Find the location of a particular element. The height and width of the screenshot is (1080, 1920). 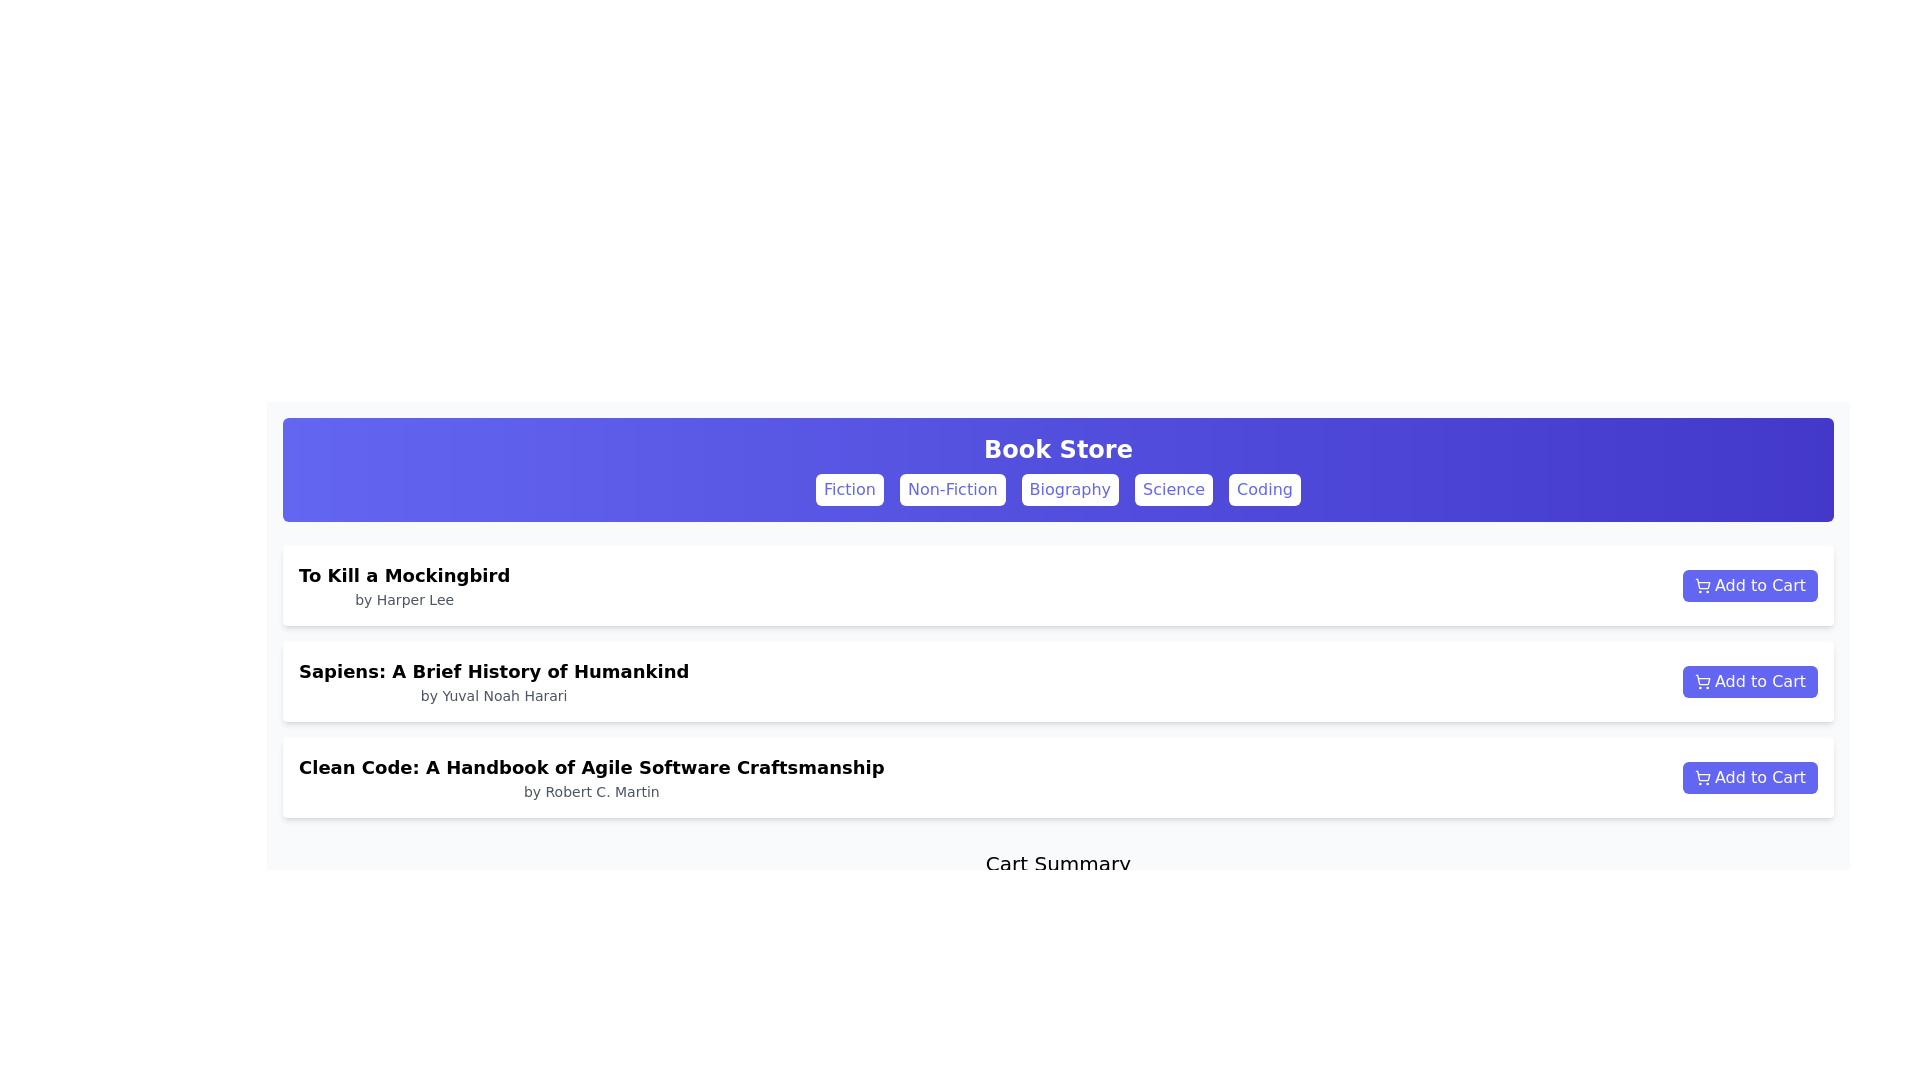

the text block displaying the title 'To Kill a Mockingbird' and subtitle 'by Harper Lee', which is the top entry in the book list section is located at coordinates (403, 585).